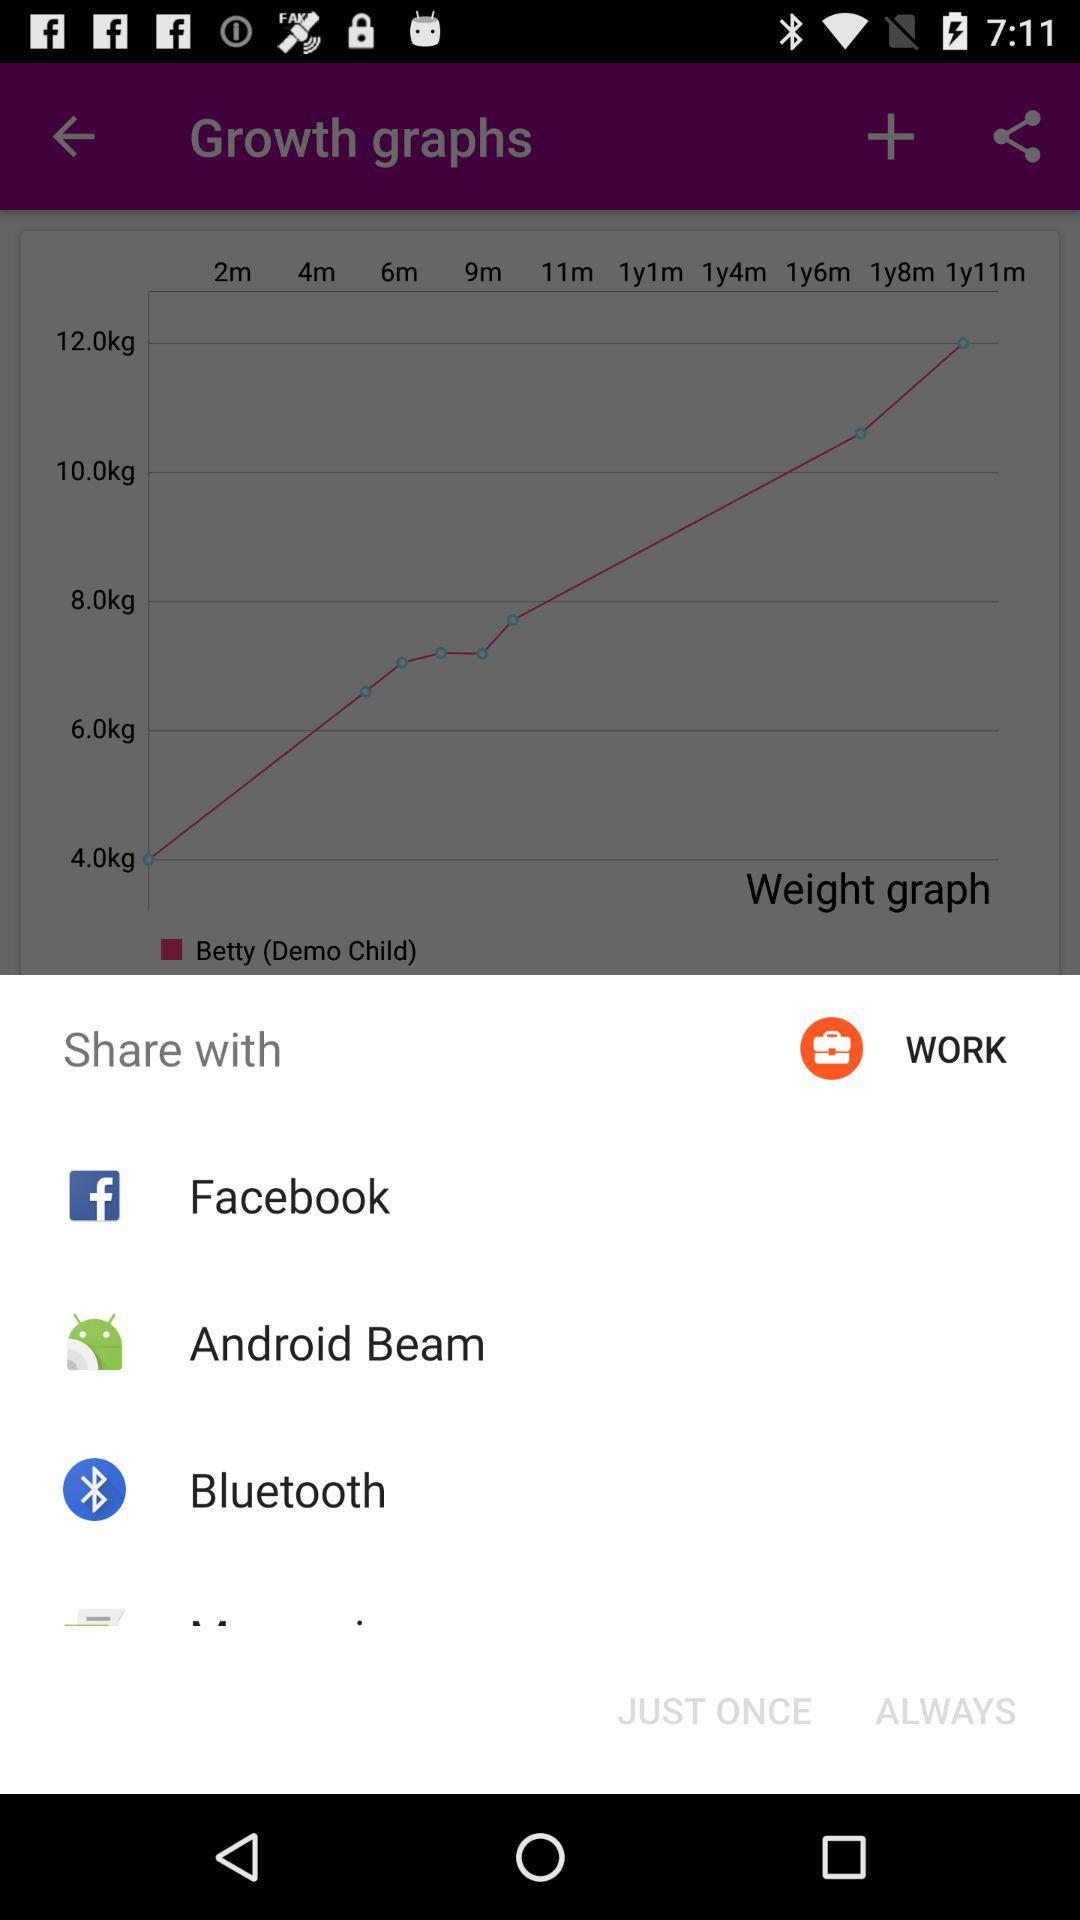  What do you see at coordinates (945, 1708) in the screenshot?
I see `button to the right of just once` at bounding box center [945, 1708].